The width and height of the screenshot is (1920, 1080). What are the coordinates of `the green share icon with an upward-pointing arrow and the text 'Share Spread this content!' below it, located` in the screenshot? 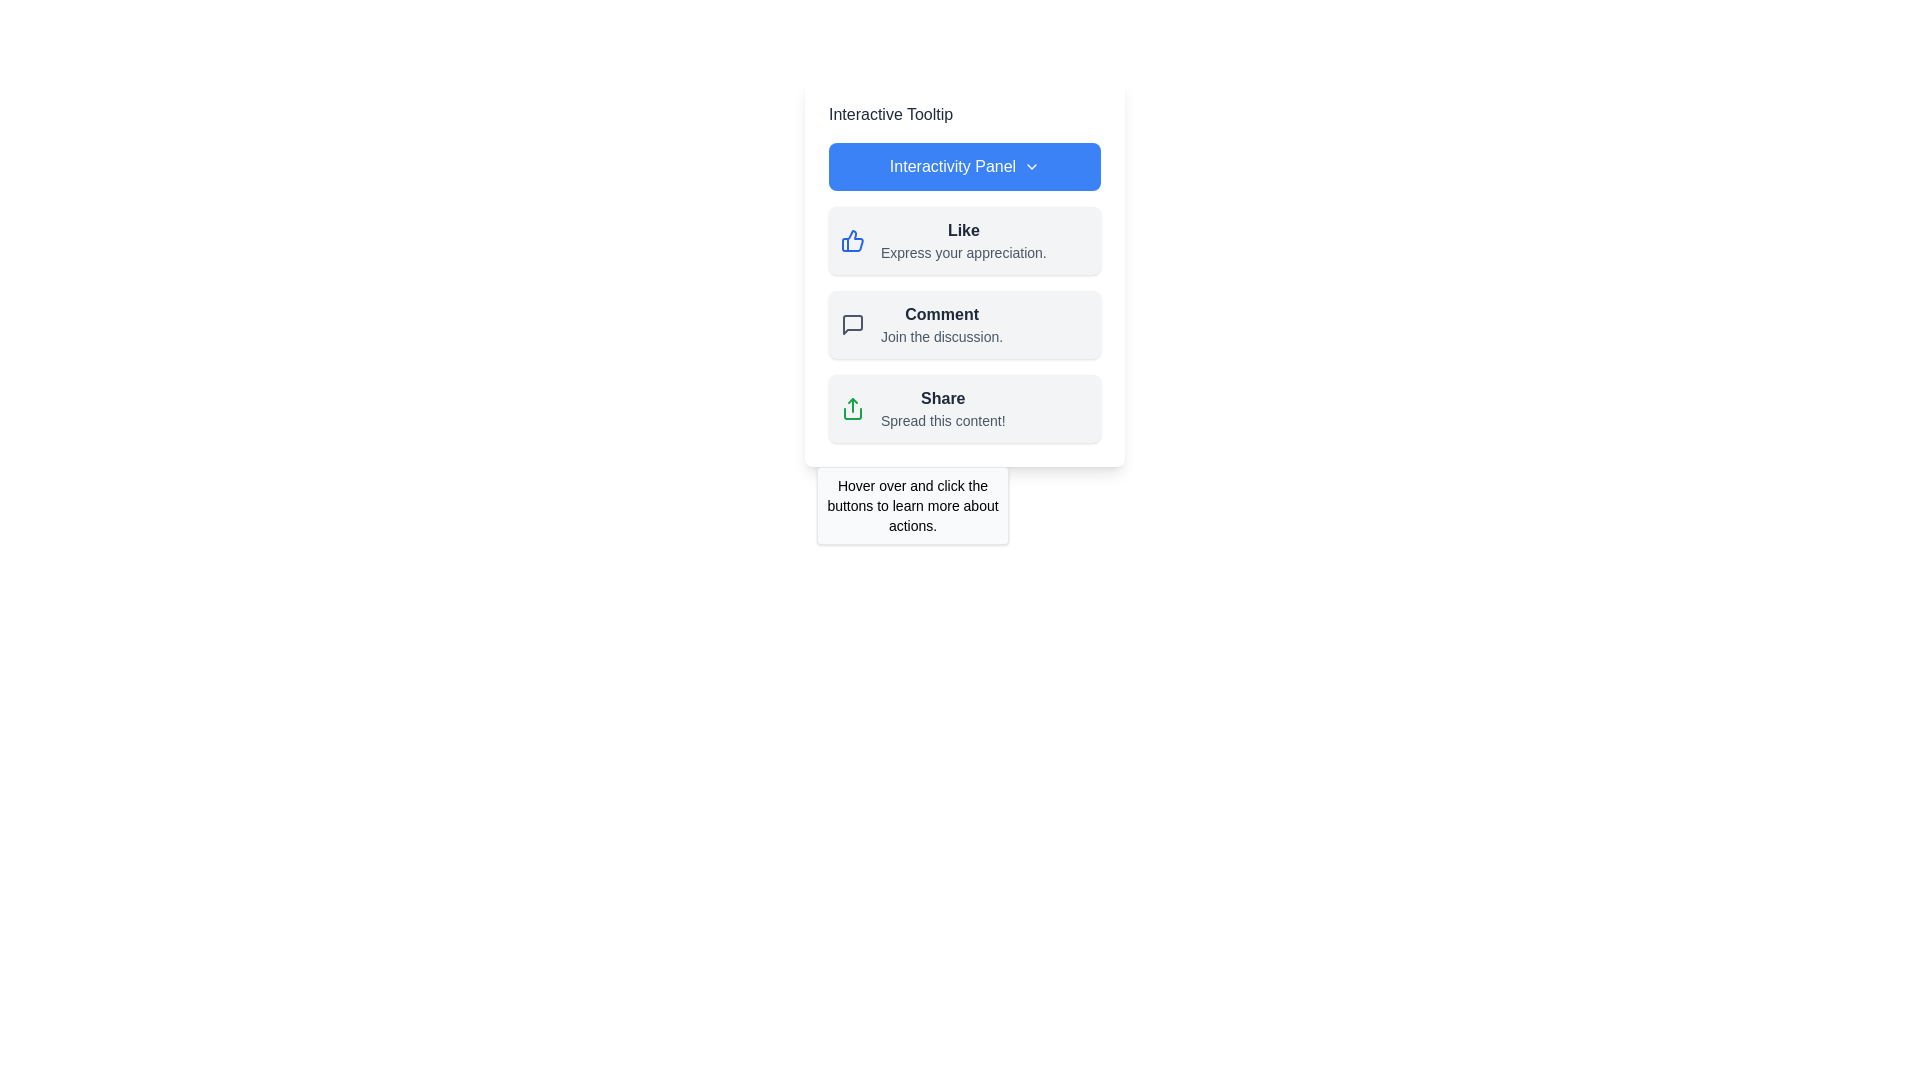 It's located at (853, 407).